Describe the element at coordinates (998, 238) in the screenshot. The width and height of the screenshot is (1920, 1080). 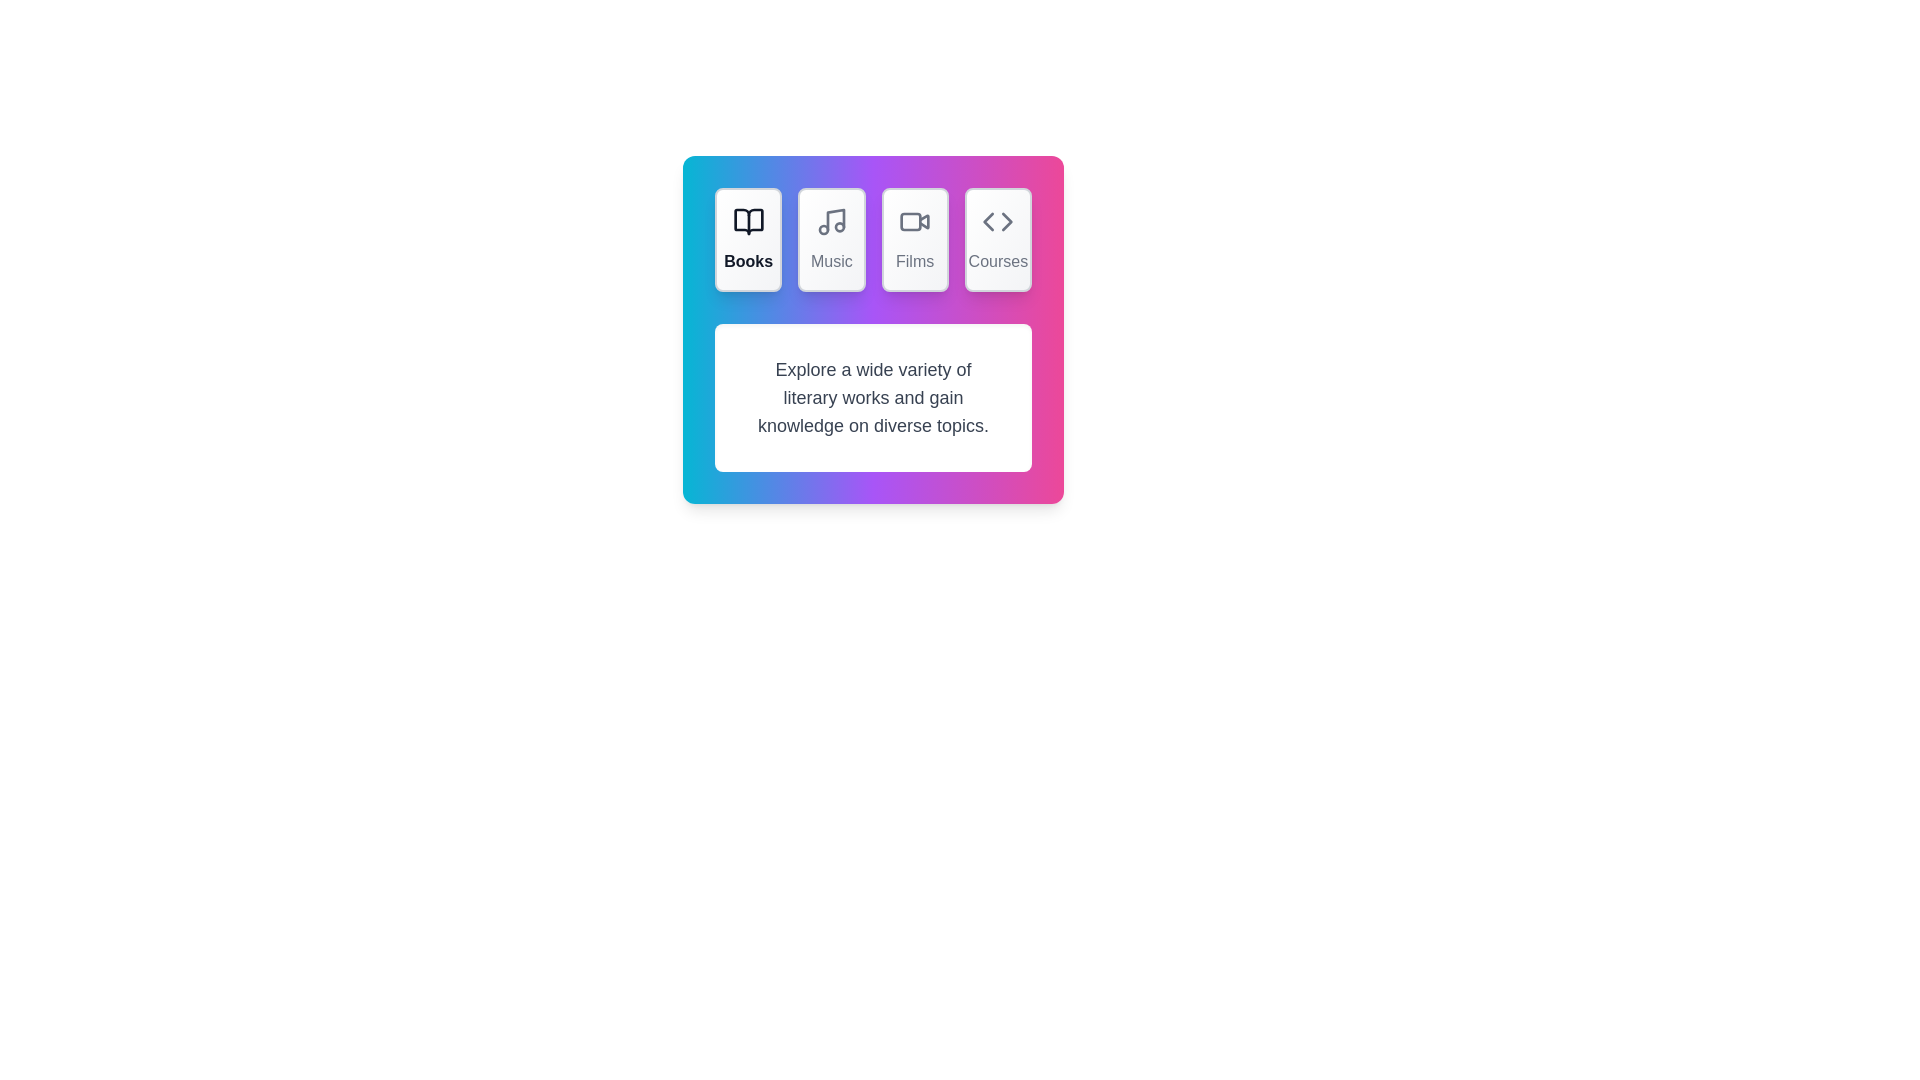
I see `the Courses tab` at that location.